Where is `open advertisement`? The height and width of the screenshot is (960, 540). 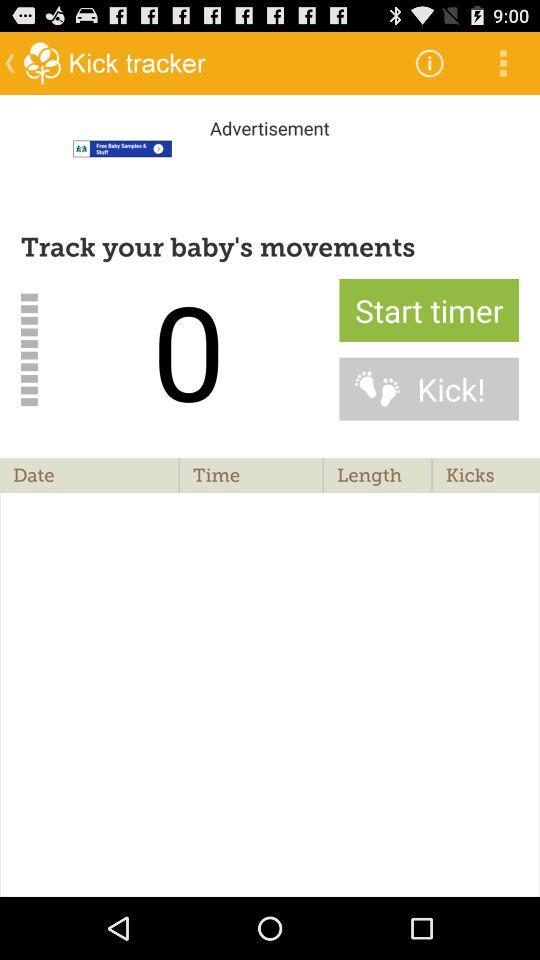
open advertisement is located at coordinates (270, 172).